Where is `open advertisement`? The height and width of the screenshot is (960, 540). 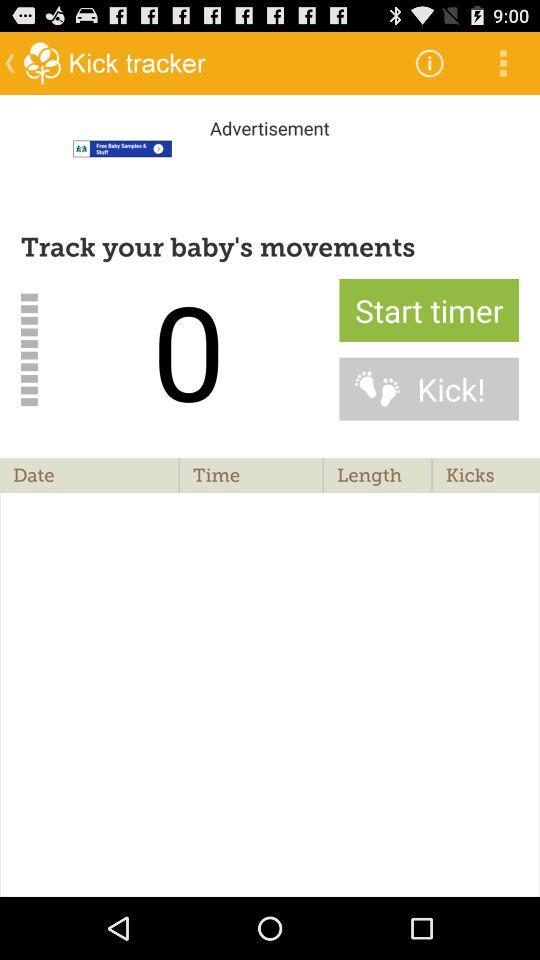
open advertisement is located at coordinates (270, 172).